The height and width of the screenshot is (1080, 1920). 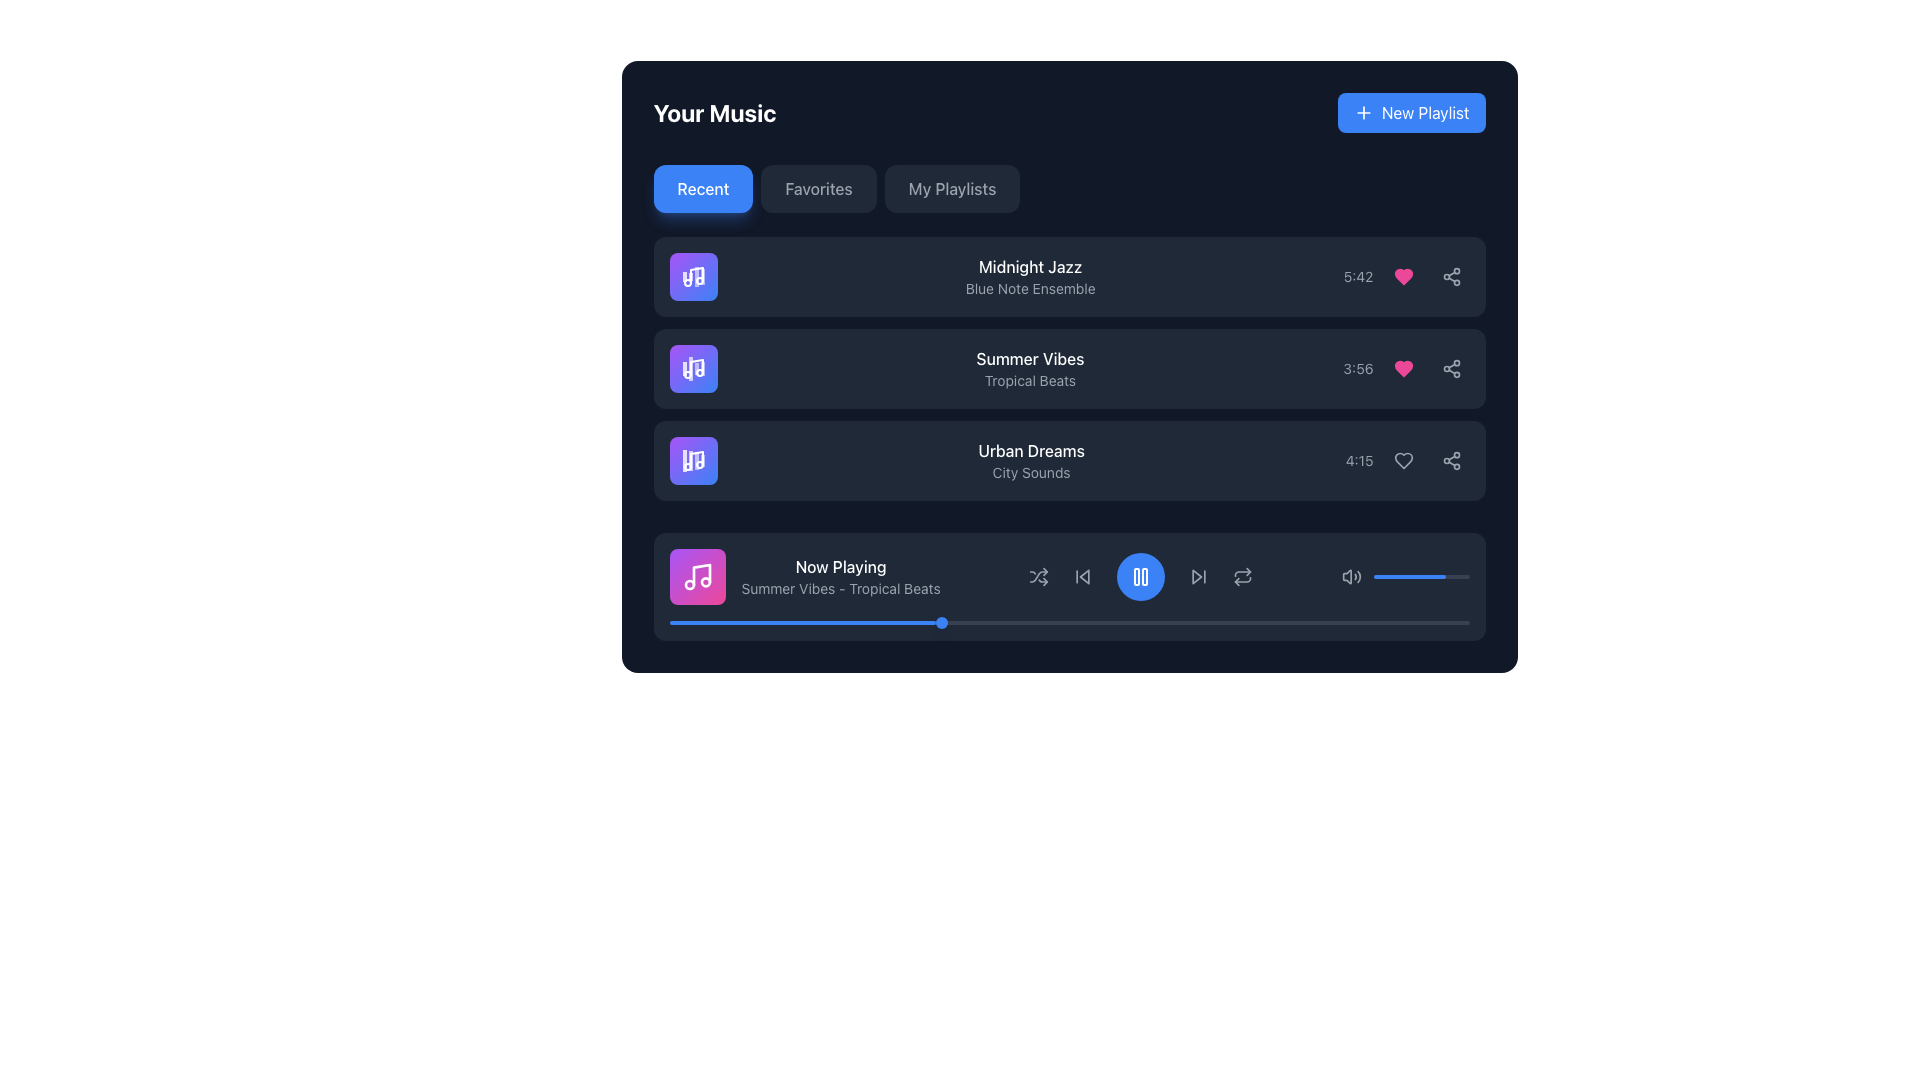 What do you see at coordinates (1402, 369) in the screenshot?
I see `the favorite icon located in the third row, adjacent to 'Summer Vibes - Tropical Beats' and the time indicator (3:56)` at bounding box center [1402, 369].